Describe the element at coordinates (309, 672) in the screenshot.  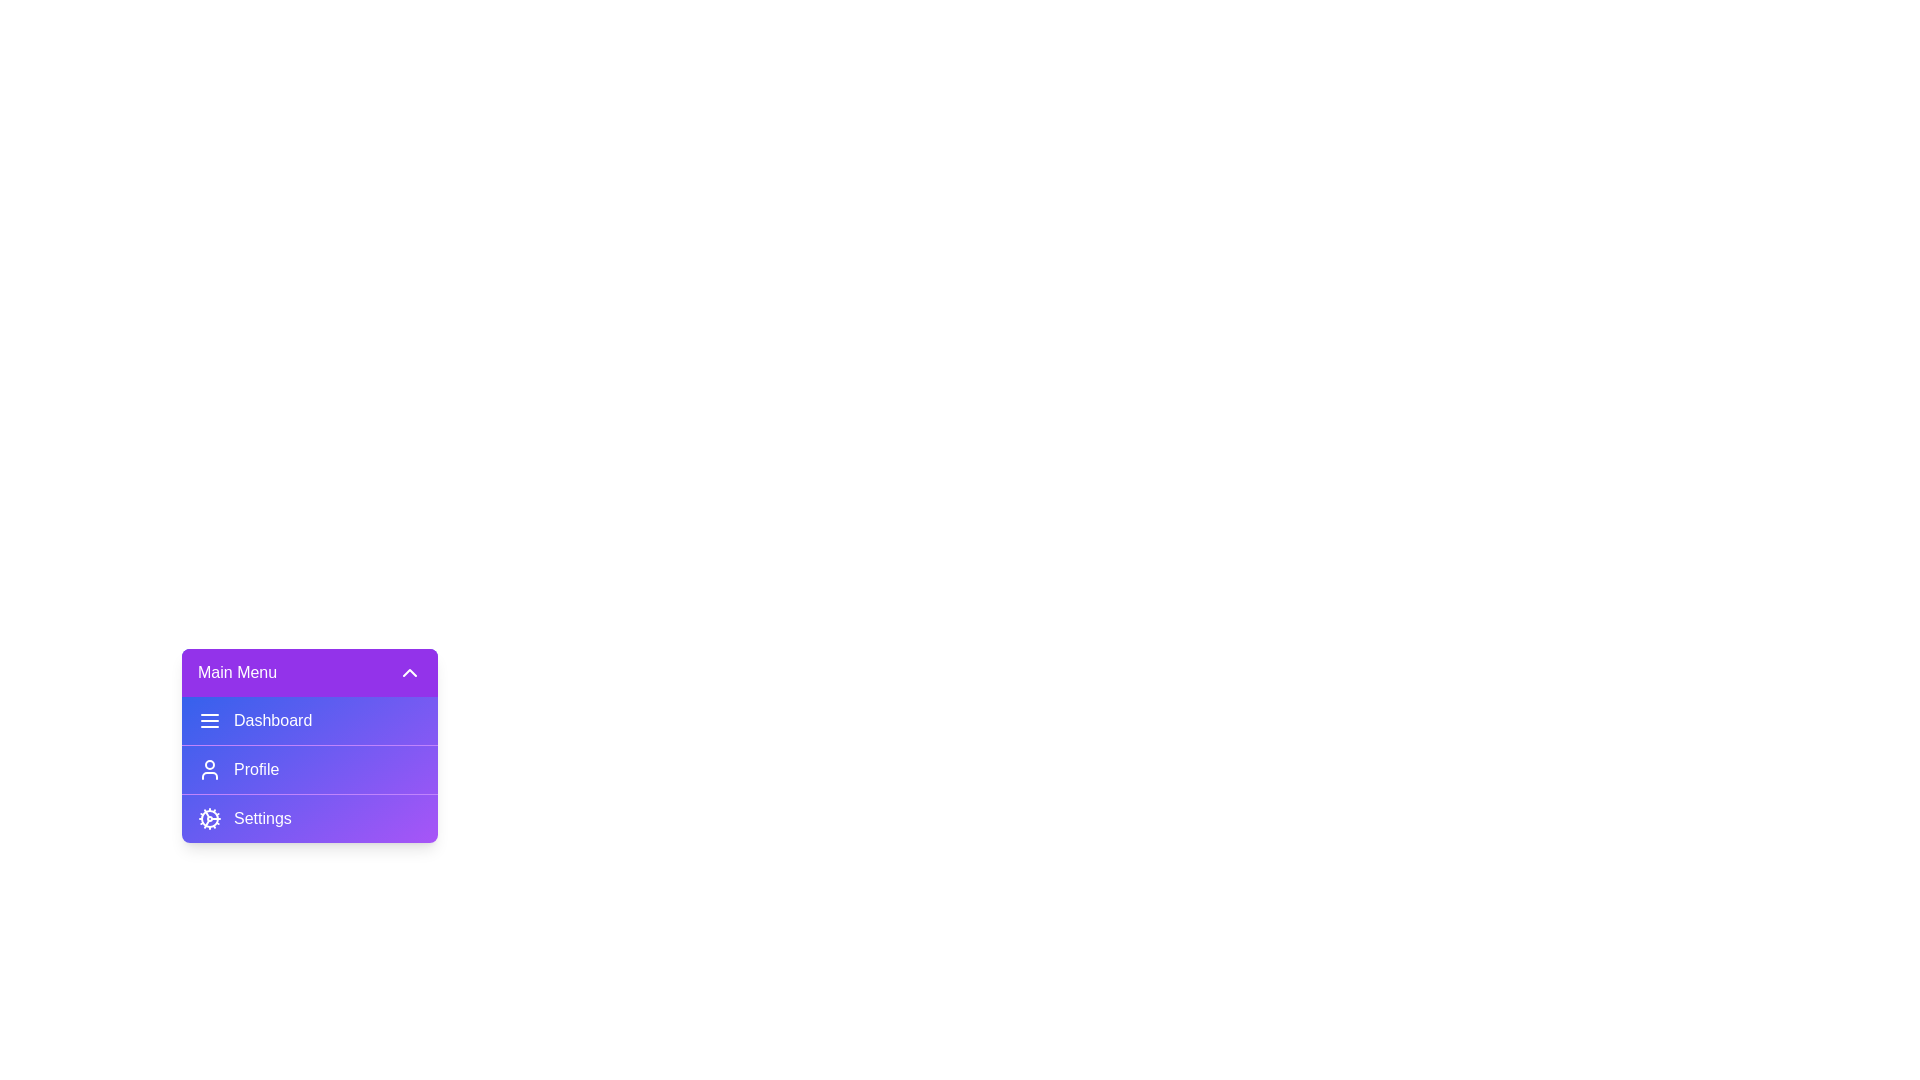
I see `the button at the top of the dropdown menu` at that location.